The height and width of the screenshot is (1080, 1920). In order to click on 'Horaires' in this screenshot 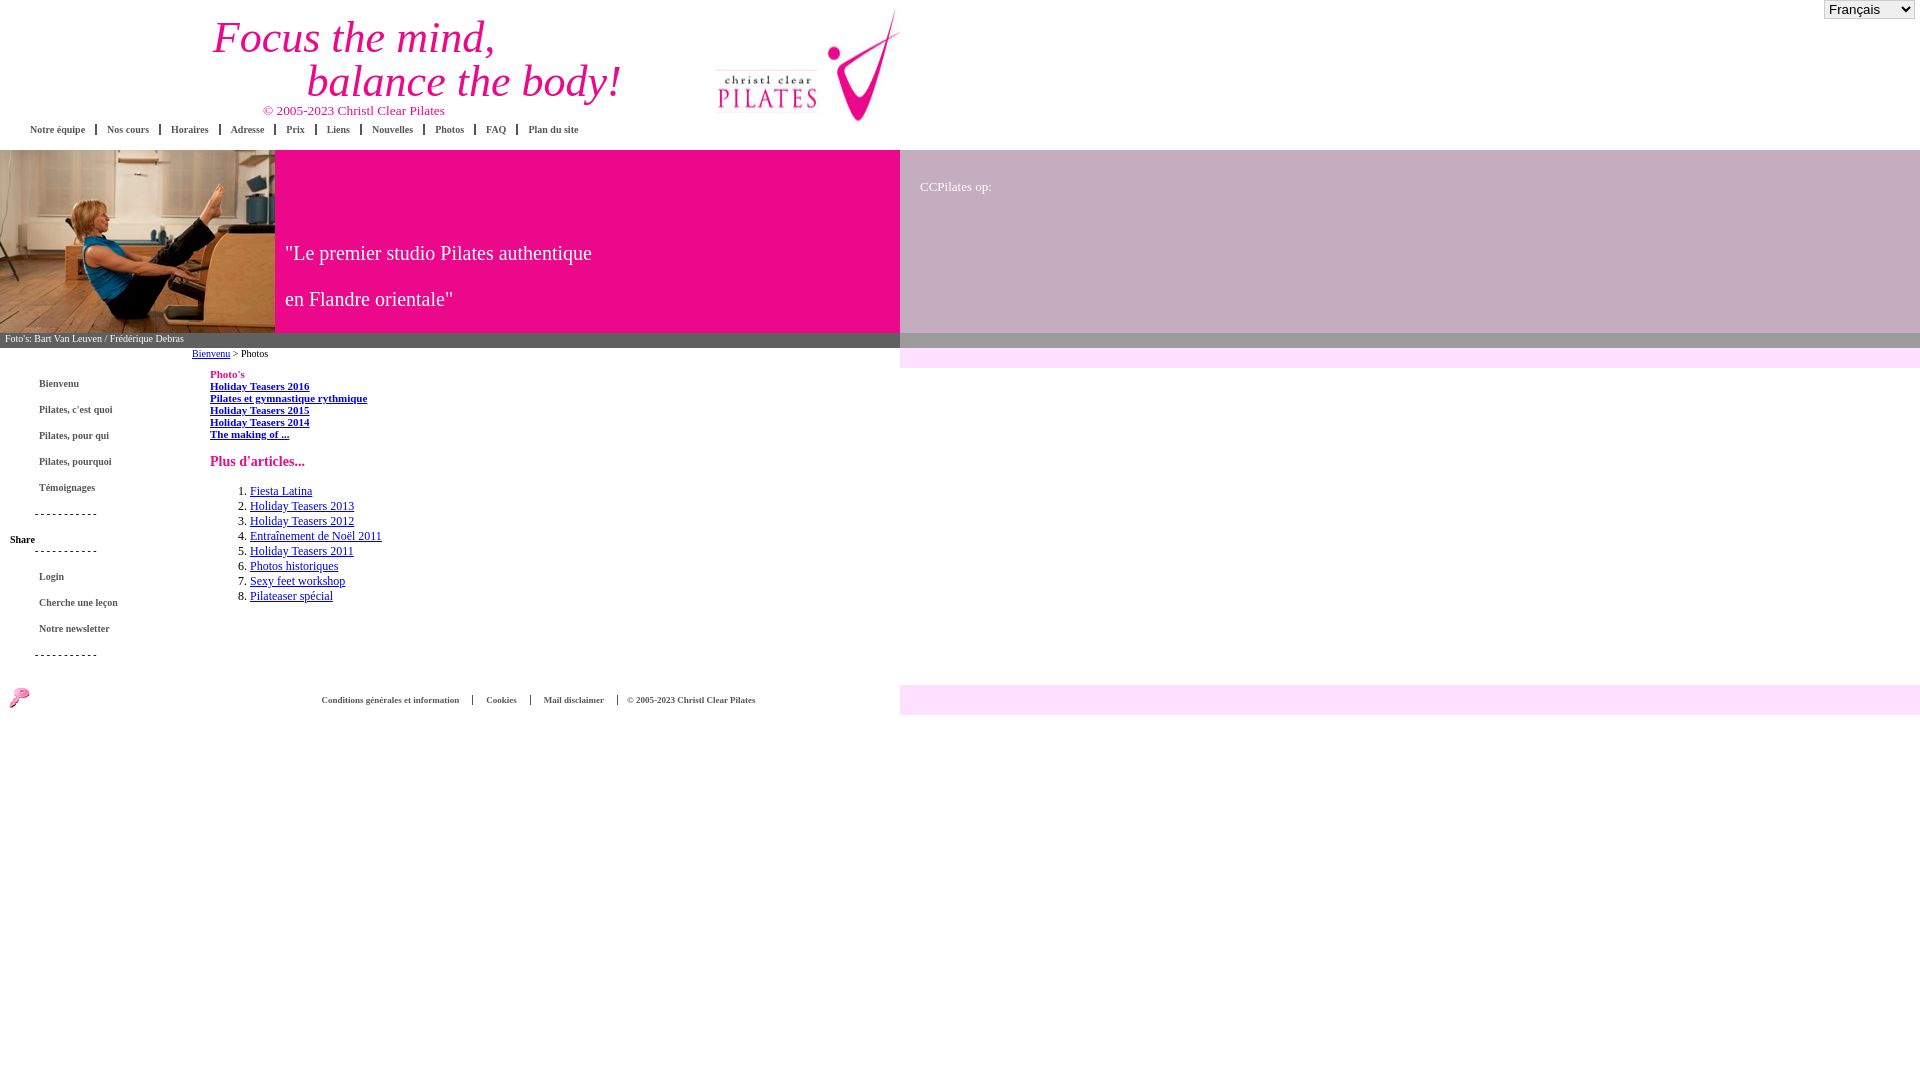, I will do `click(190, 129)`.